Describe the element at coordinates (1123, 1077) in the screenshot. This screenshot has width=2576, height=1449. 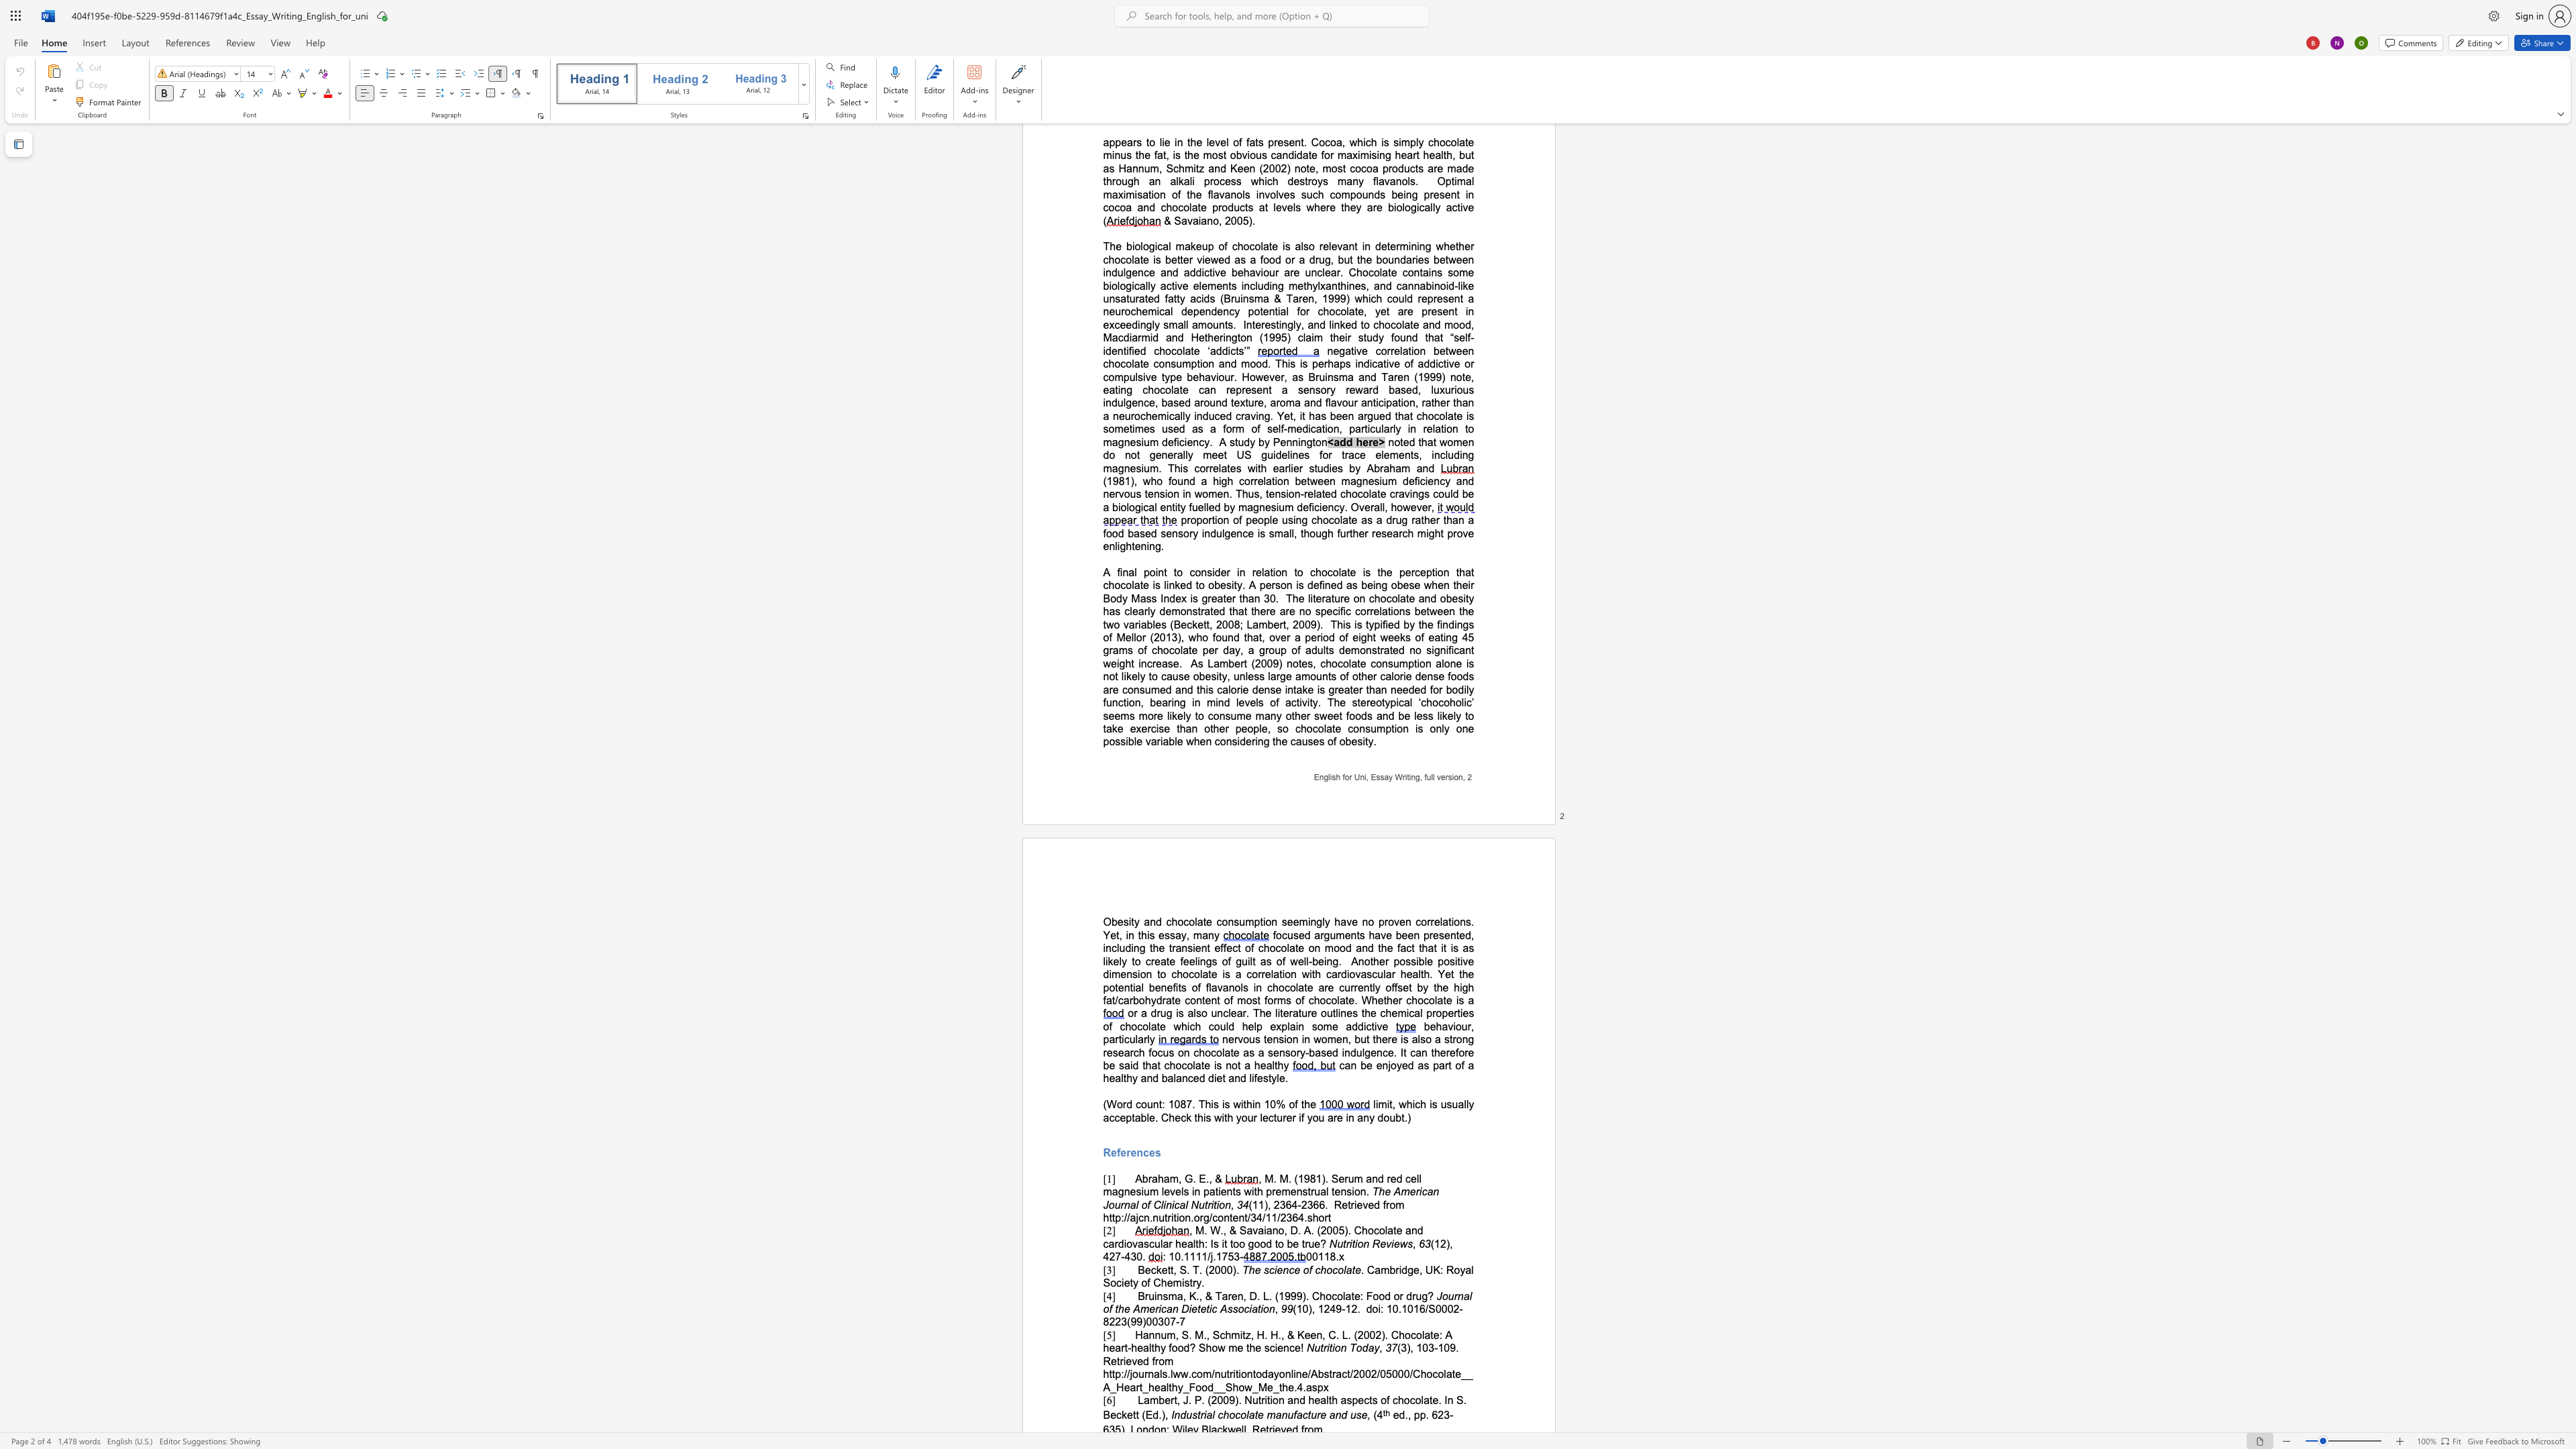
I see `the subset text "thy and balanced diet and lifestyle" within the text "can be enjoyed as part of a healthy and balanced diet and lifestyle."` at that location.